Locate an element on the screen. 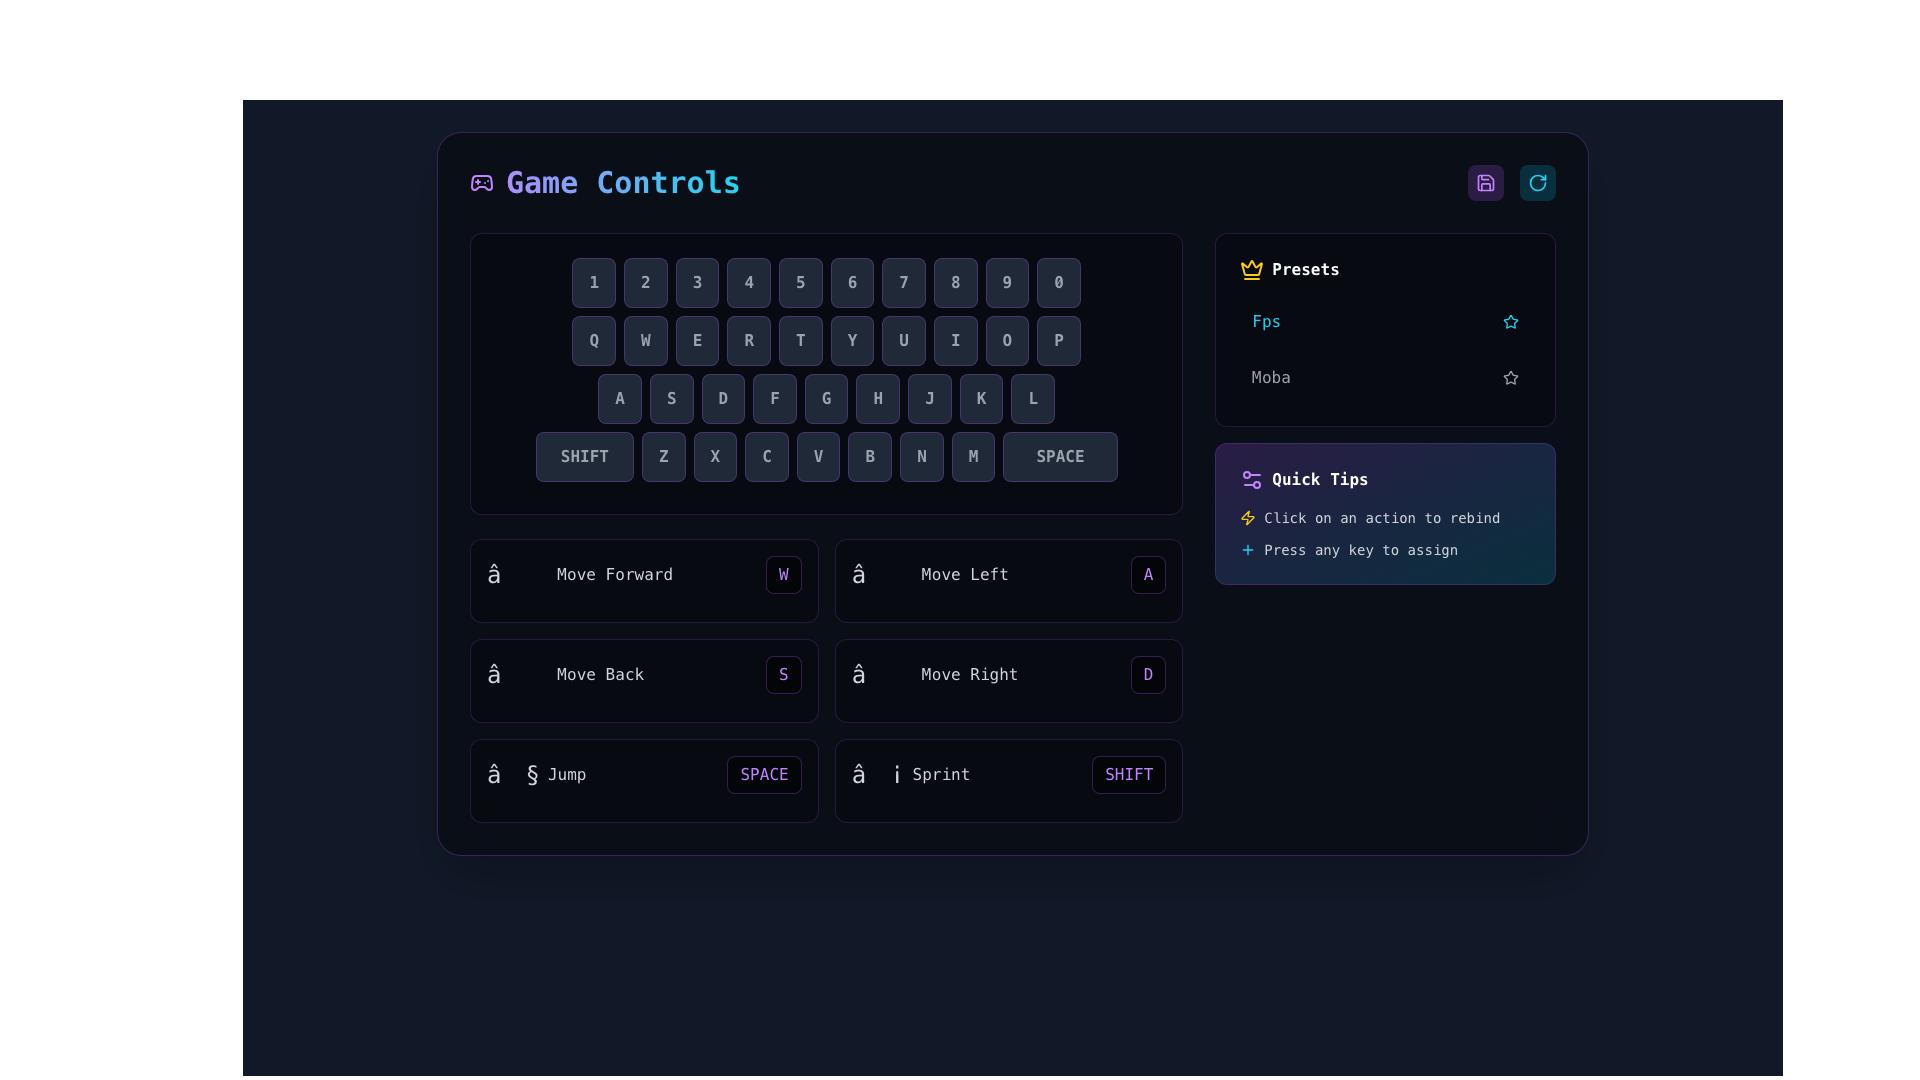 The image size is (1920, 1080). the rectangular button labeled 'C' with a dark gray background and light gray text, located in the third row of the keyboard in the 'Game Controls' section, to simulate pressing the 'C' key is located at coordinates (766, 456).